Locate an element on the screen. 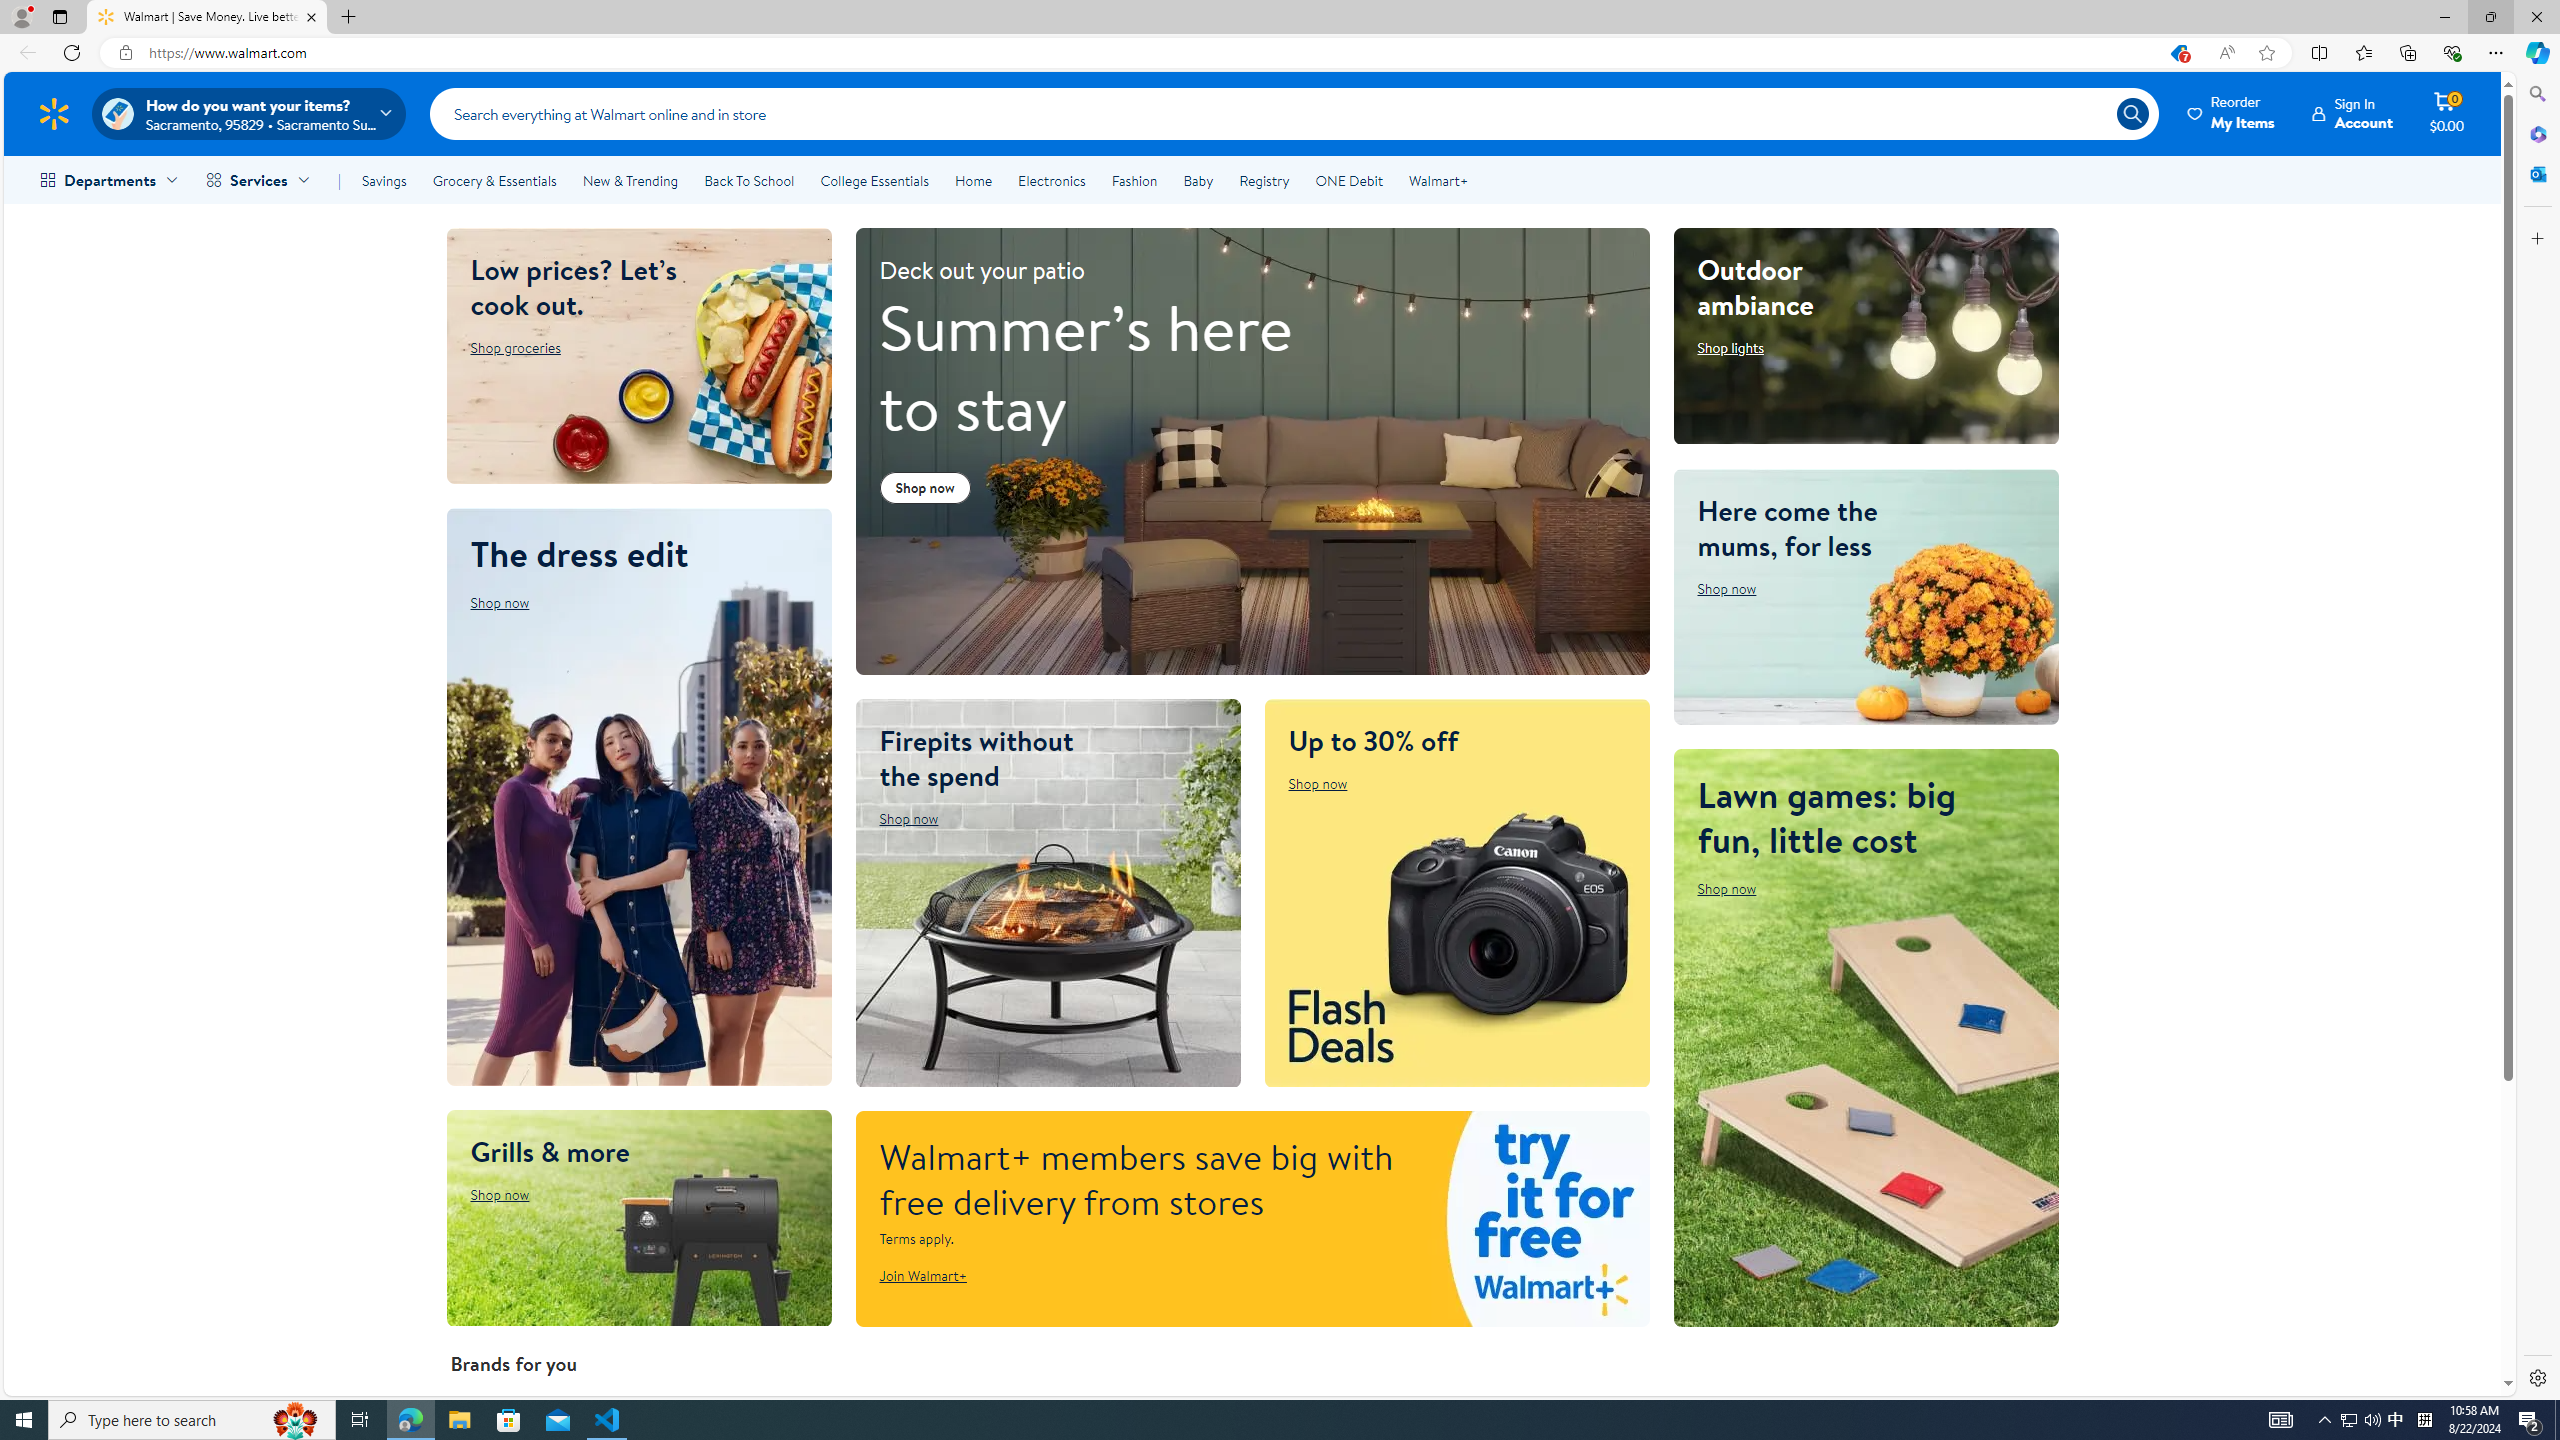 The height and width of the screenshot is (1440, 2560). 'Walmart | Save Money. Live better.' is located at coordinates (207, 16).